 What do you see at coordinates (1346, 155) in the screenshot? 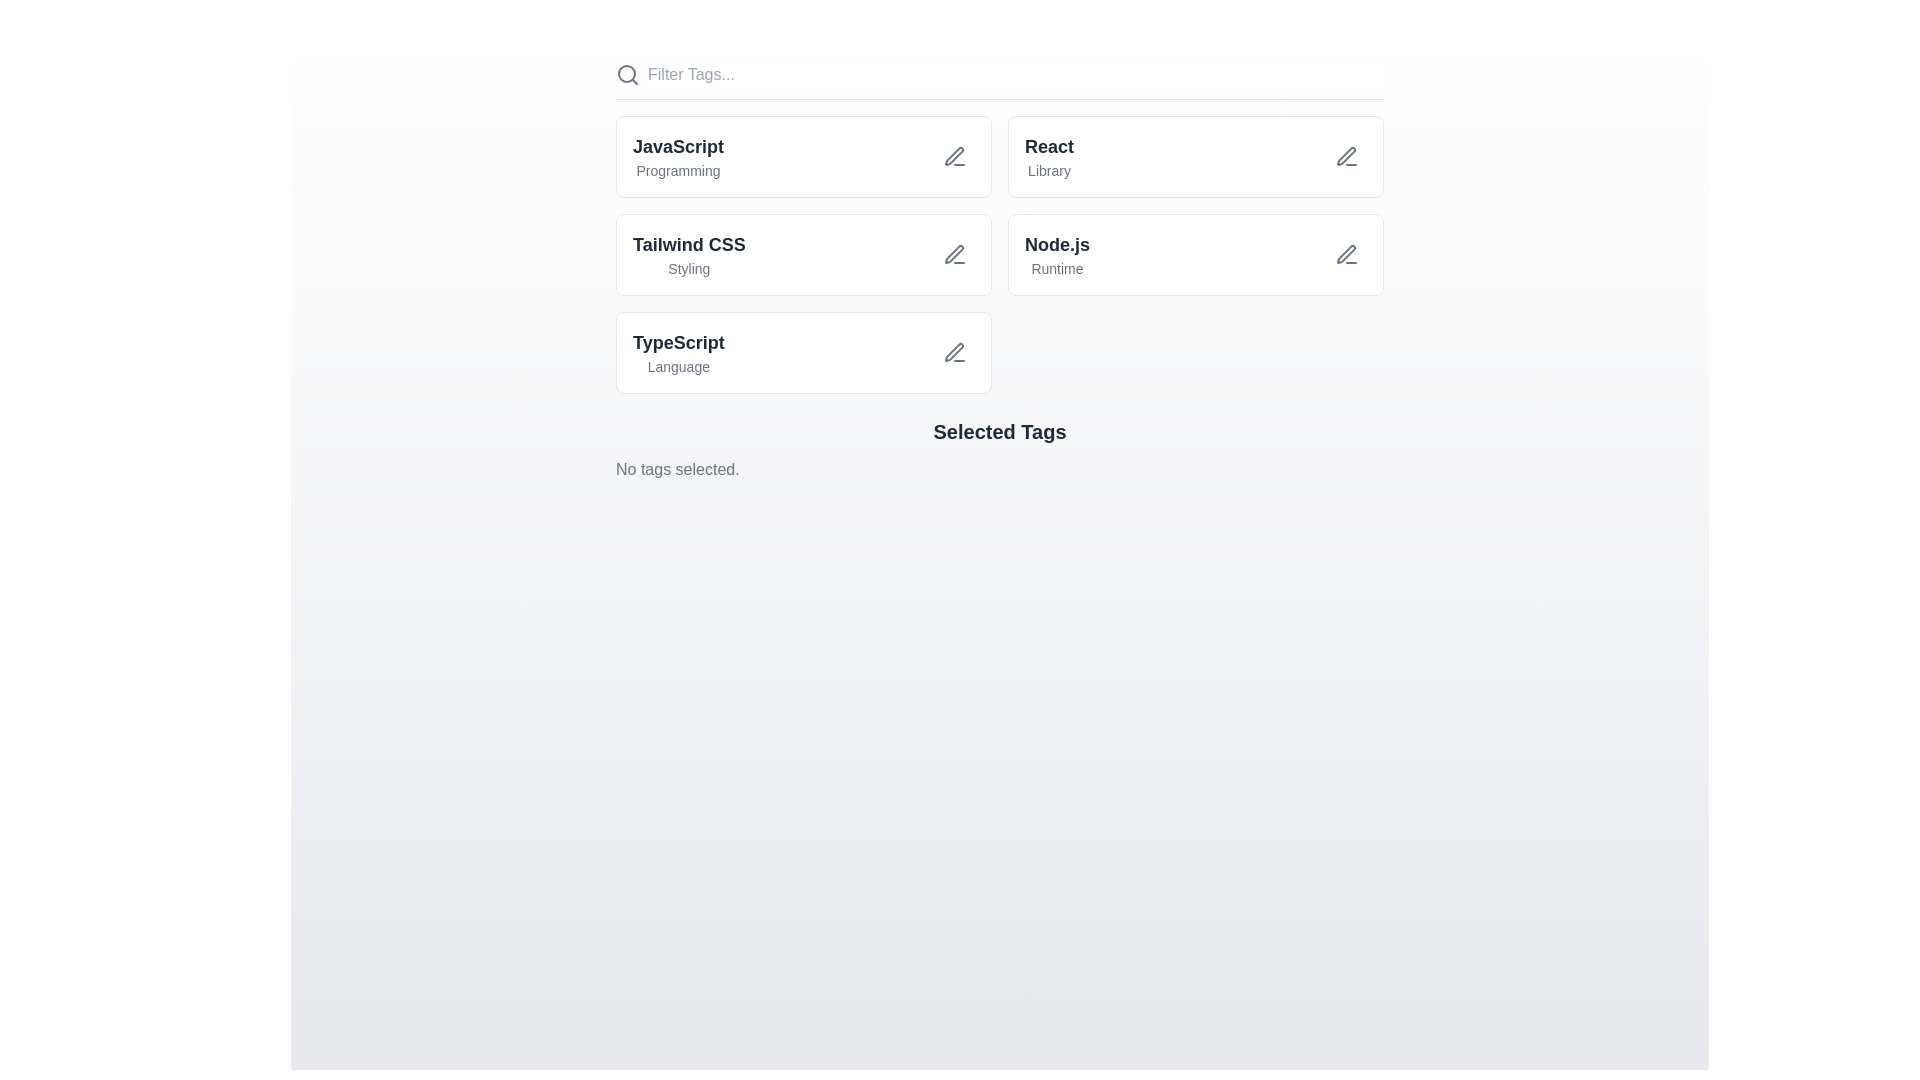
I see `the pen icon element located to the right of the React tag in the 'Selected Tags' section` at bounding box center [1346, 155].